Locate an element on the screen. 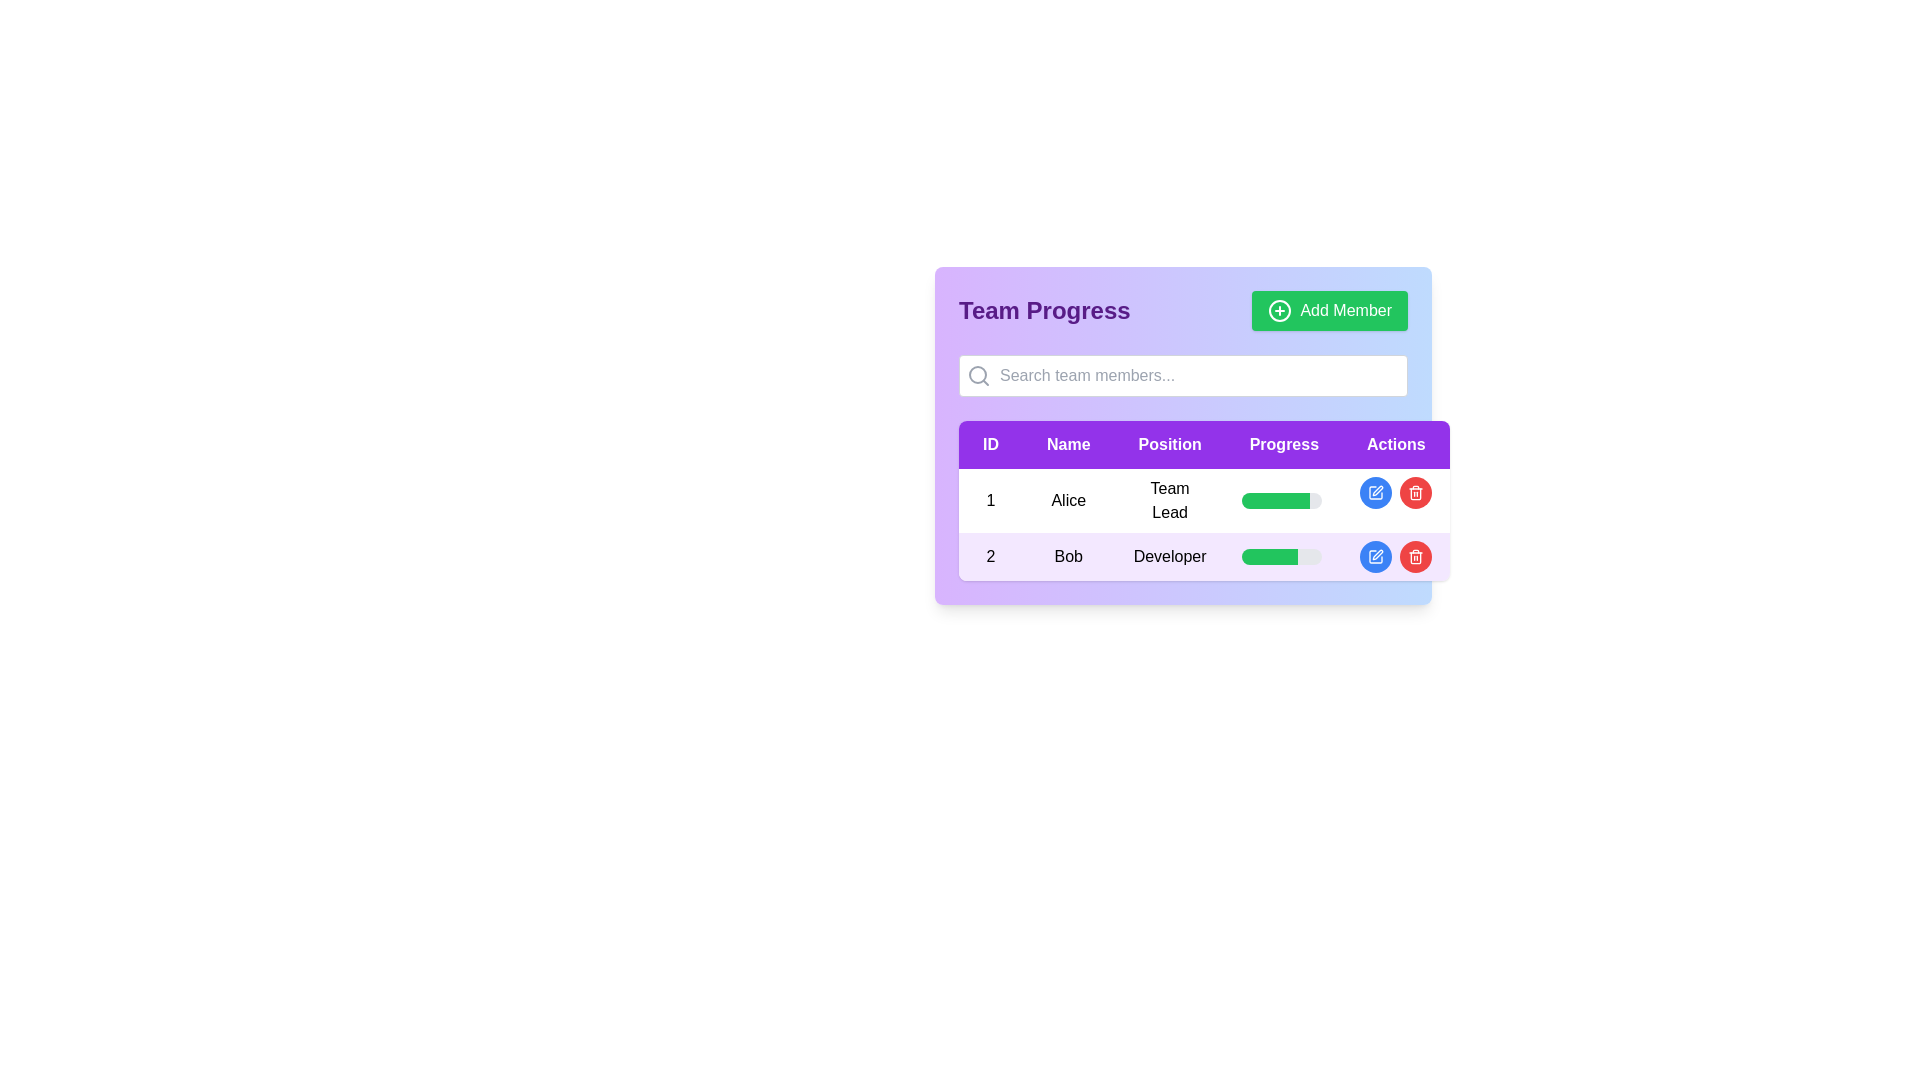 This screenshot has height=1080, width=1920. the 'Progress' column header in the table, which is located between the 'Position' and 'Actions' headers is located at coordinates (1284, 443).